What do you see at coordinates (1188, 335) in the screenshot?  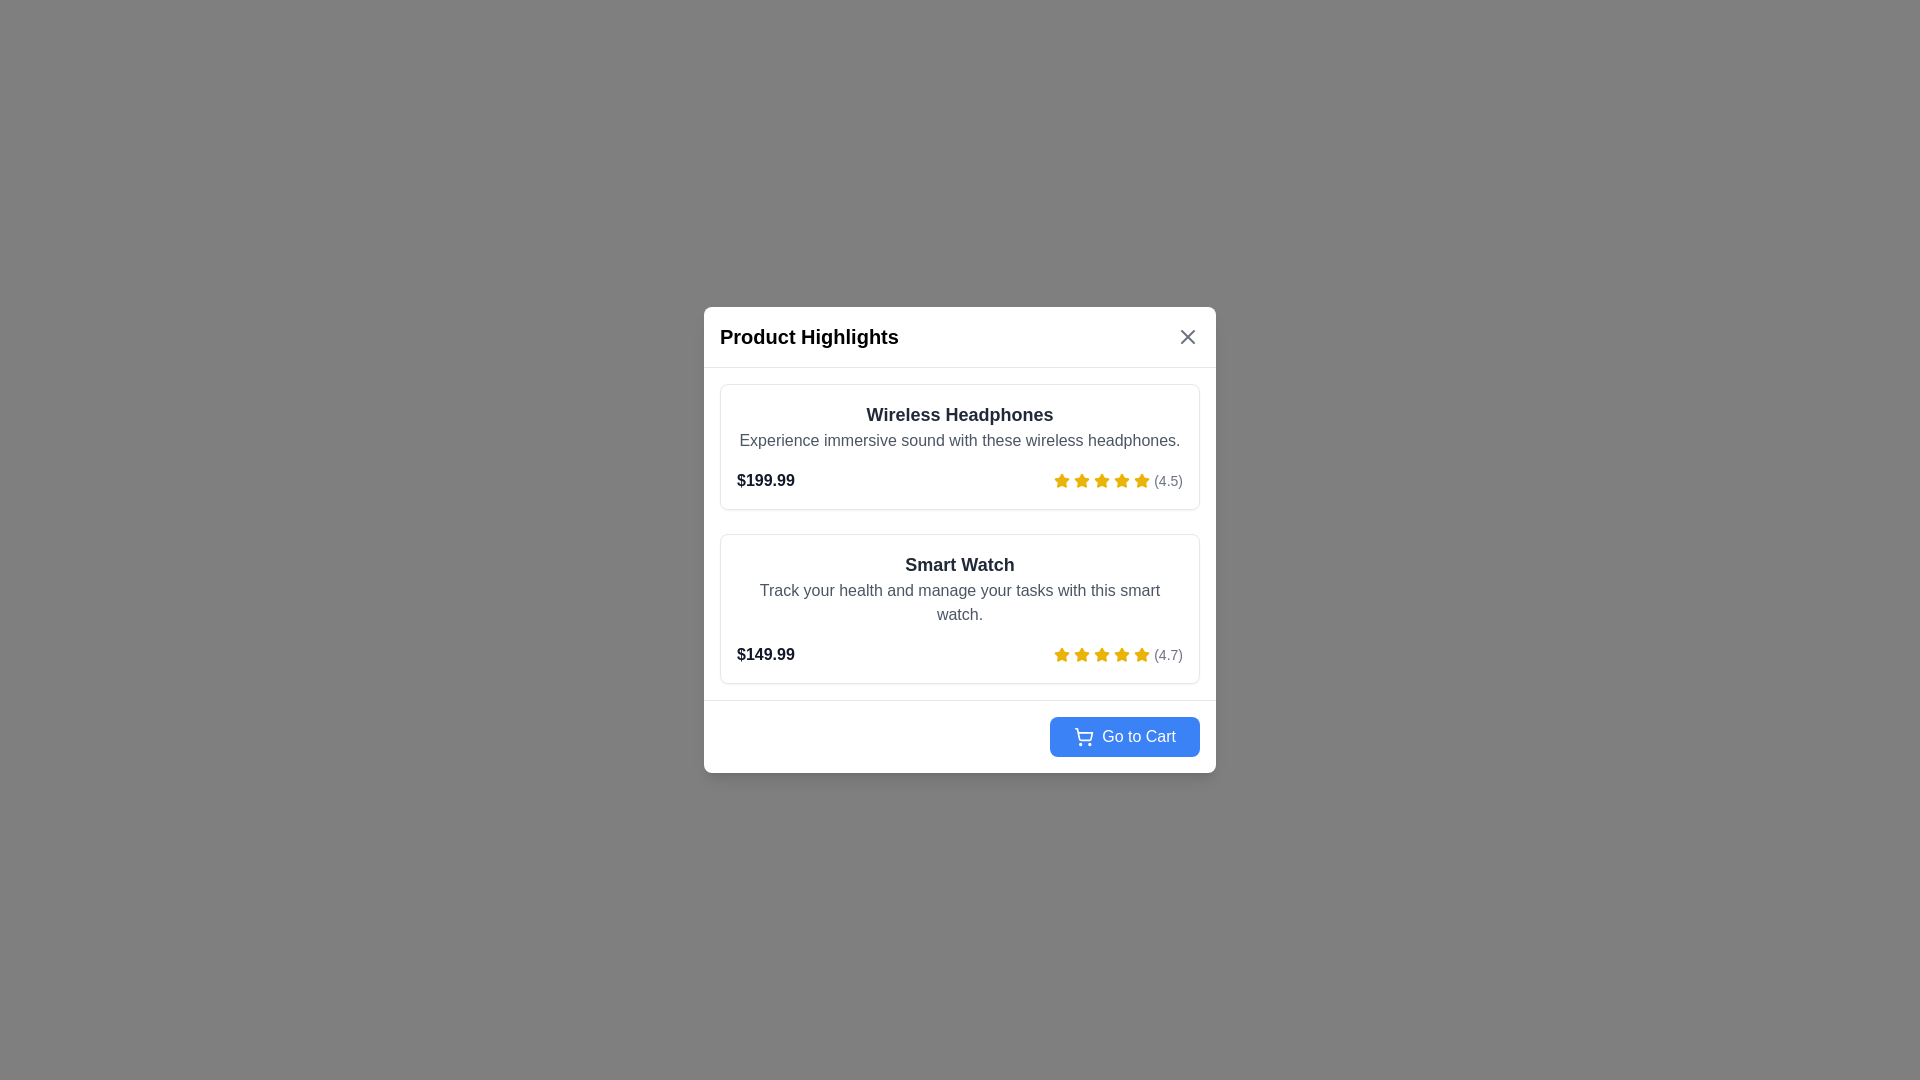 I see `the Close button represented by an 'X' icon in the top-right corner of the 'Product Highlights' section to trigger the color change from gray to red` at bounding box center [1188, 335].